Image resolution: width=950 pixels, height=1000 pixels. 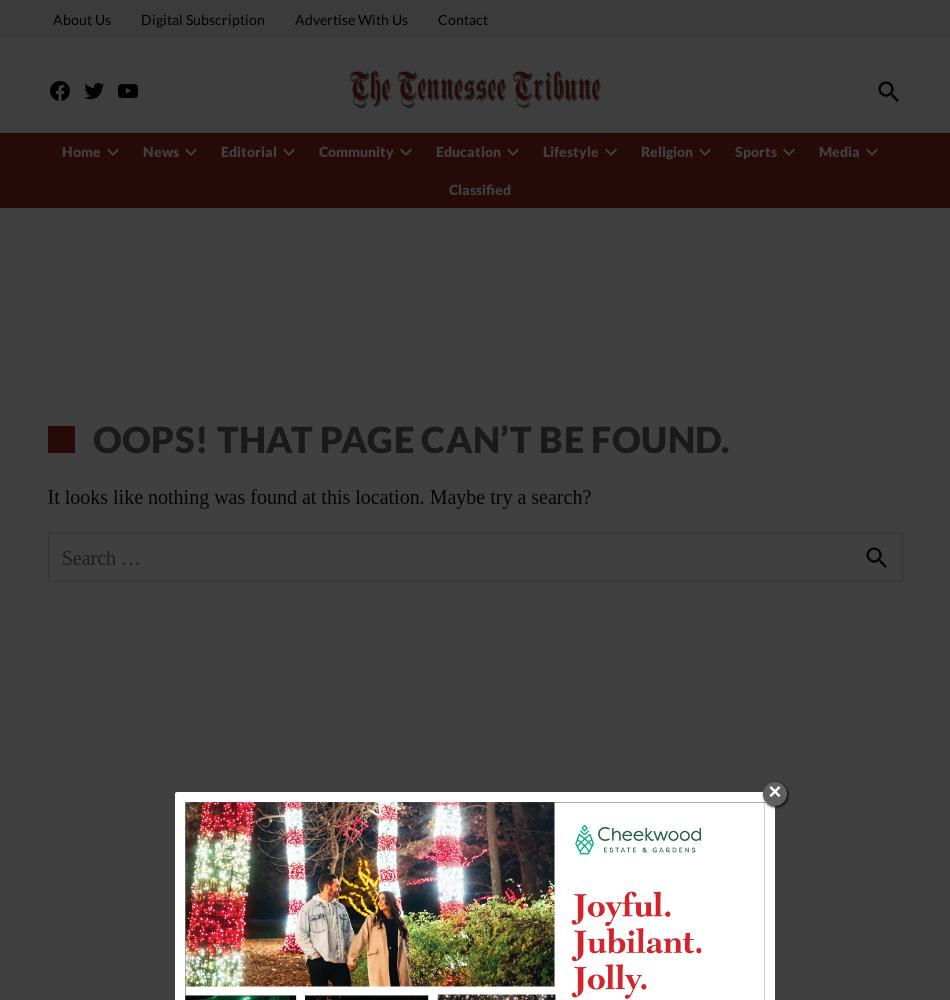 I want to click on 'Oops! That page can’t be found.', so click(x=409, y=438).